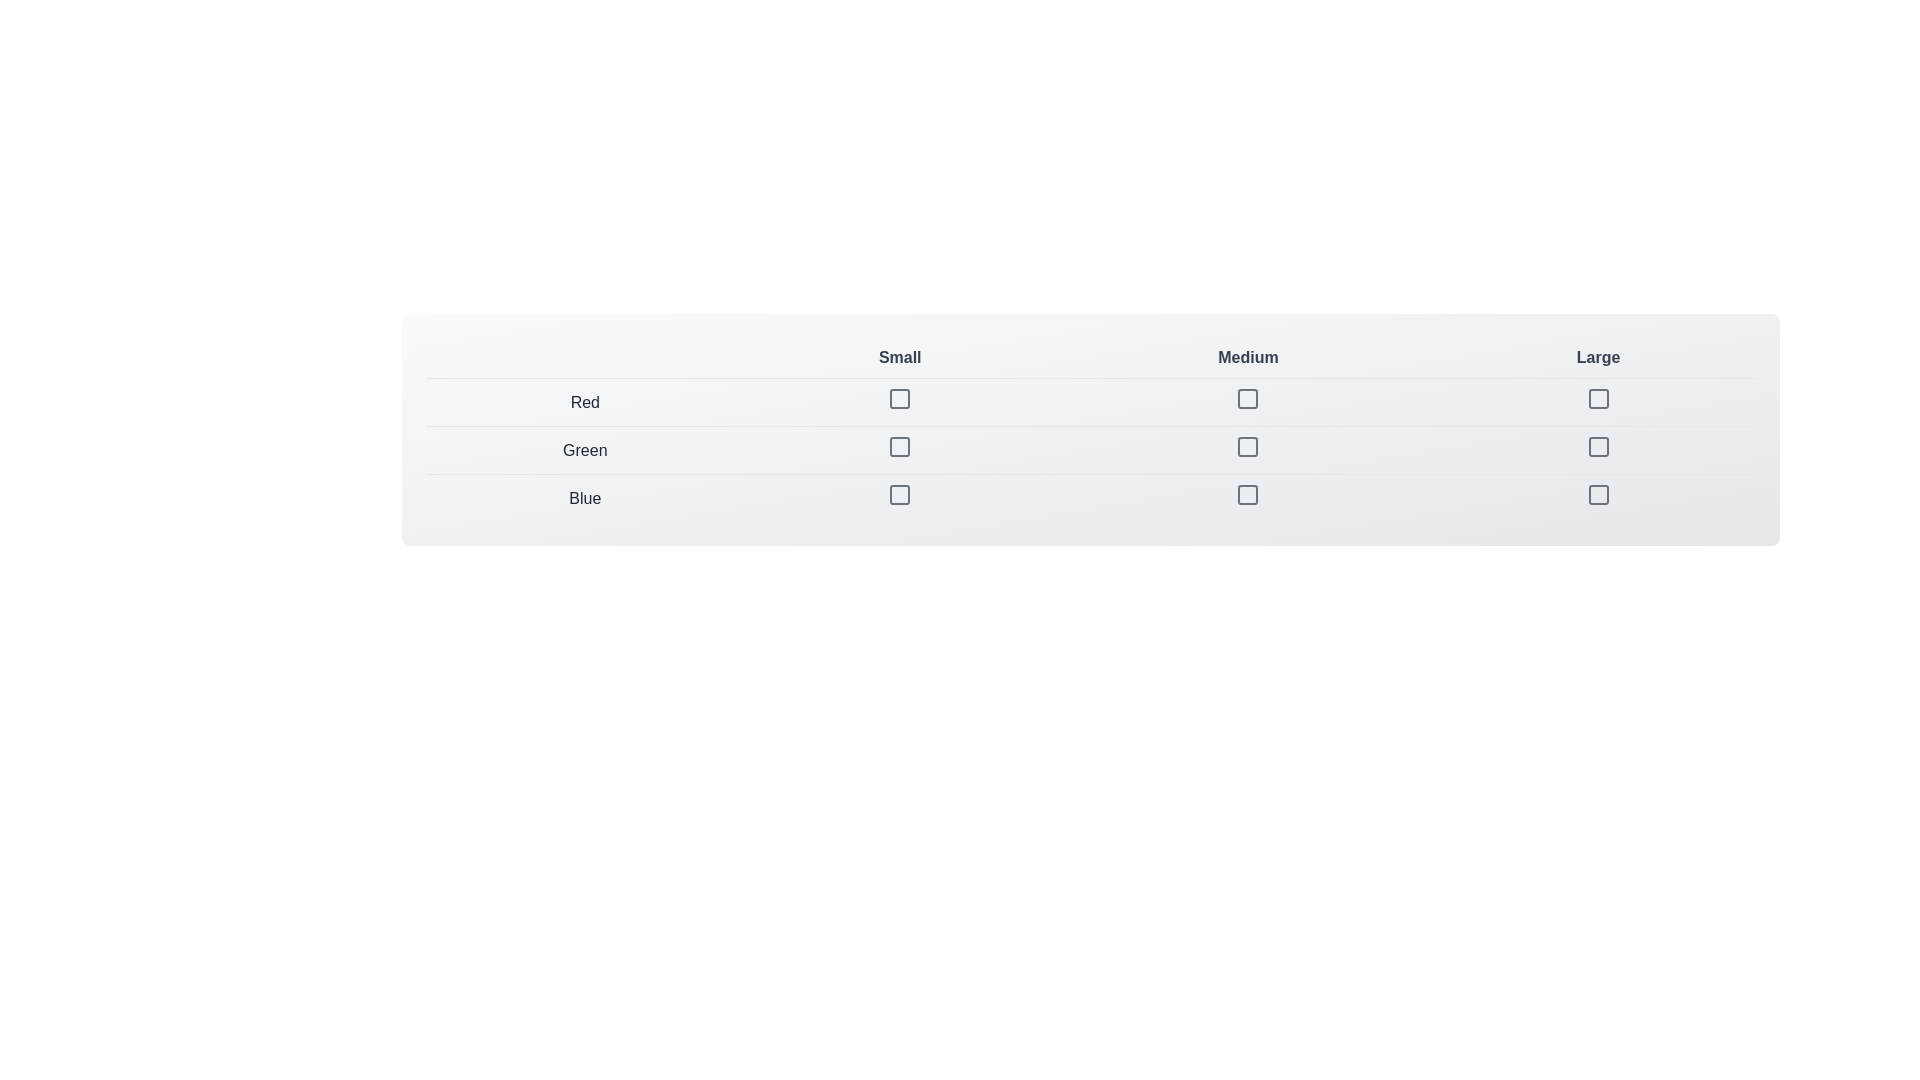 This screenshot has width=1920, height=1080. What do you see at coordinates (1597, 398) in the screenshot?
I see `the square-shaped checkbox located` at bounding box center [1597, 398].